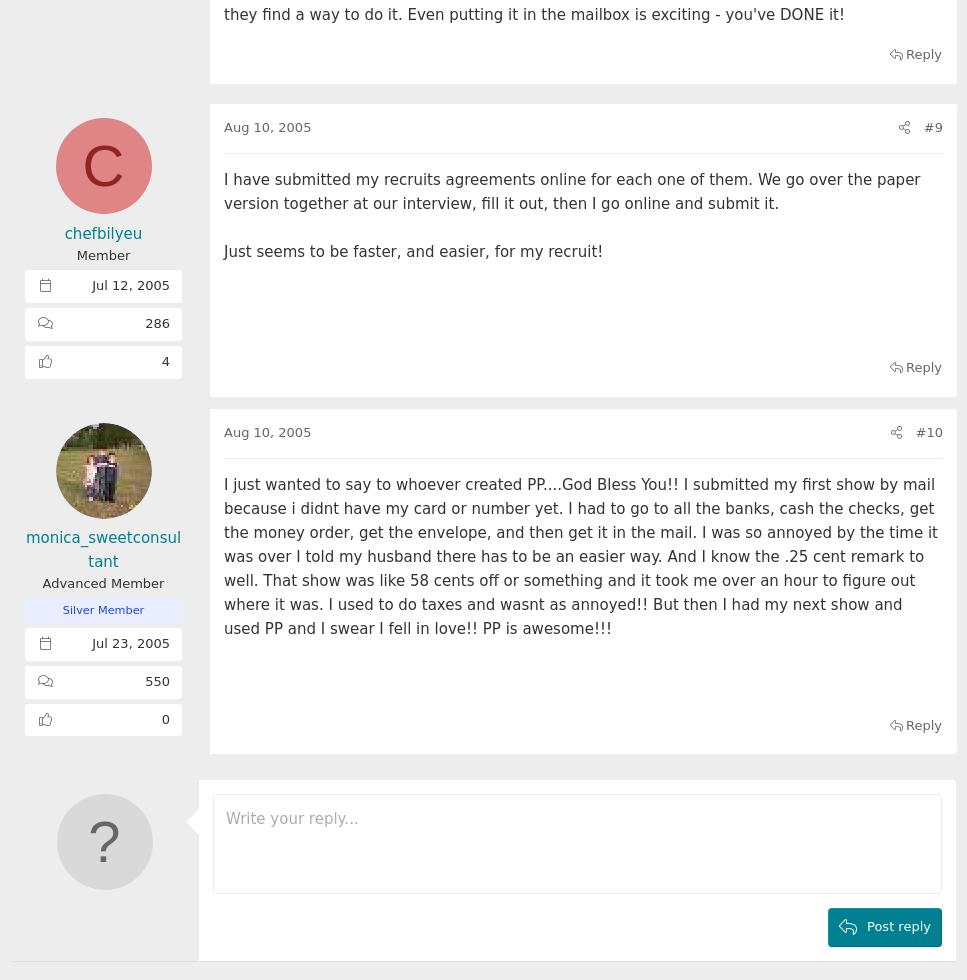  I want to click on 'Just seems to be faster, and easier, for my recruit!', so click(412, 250).